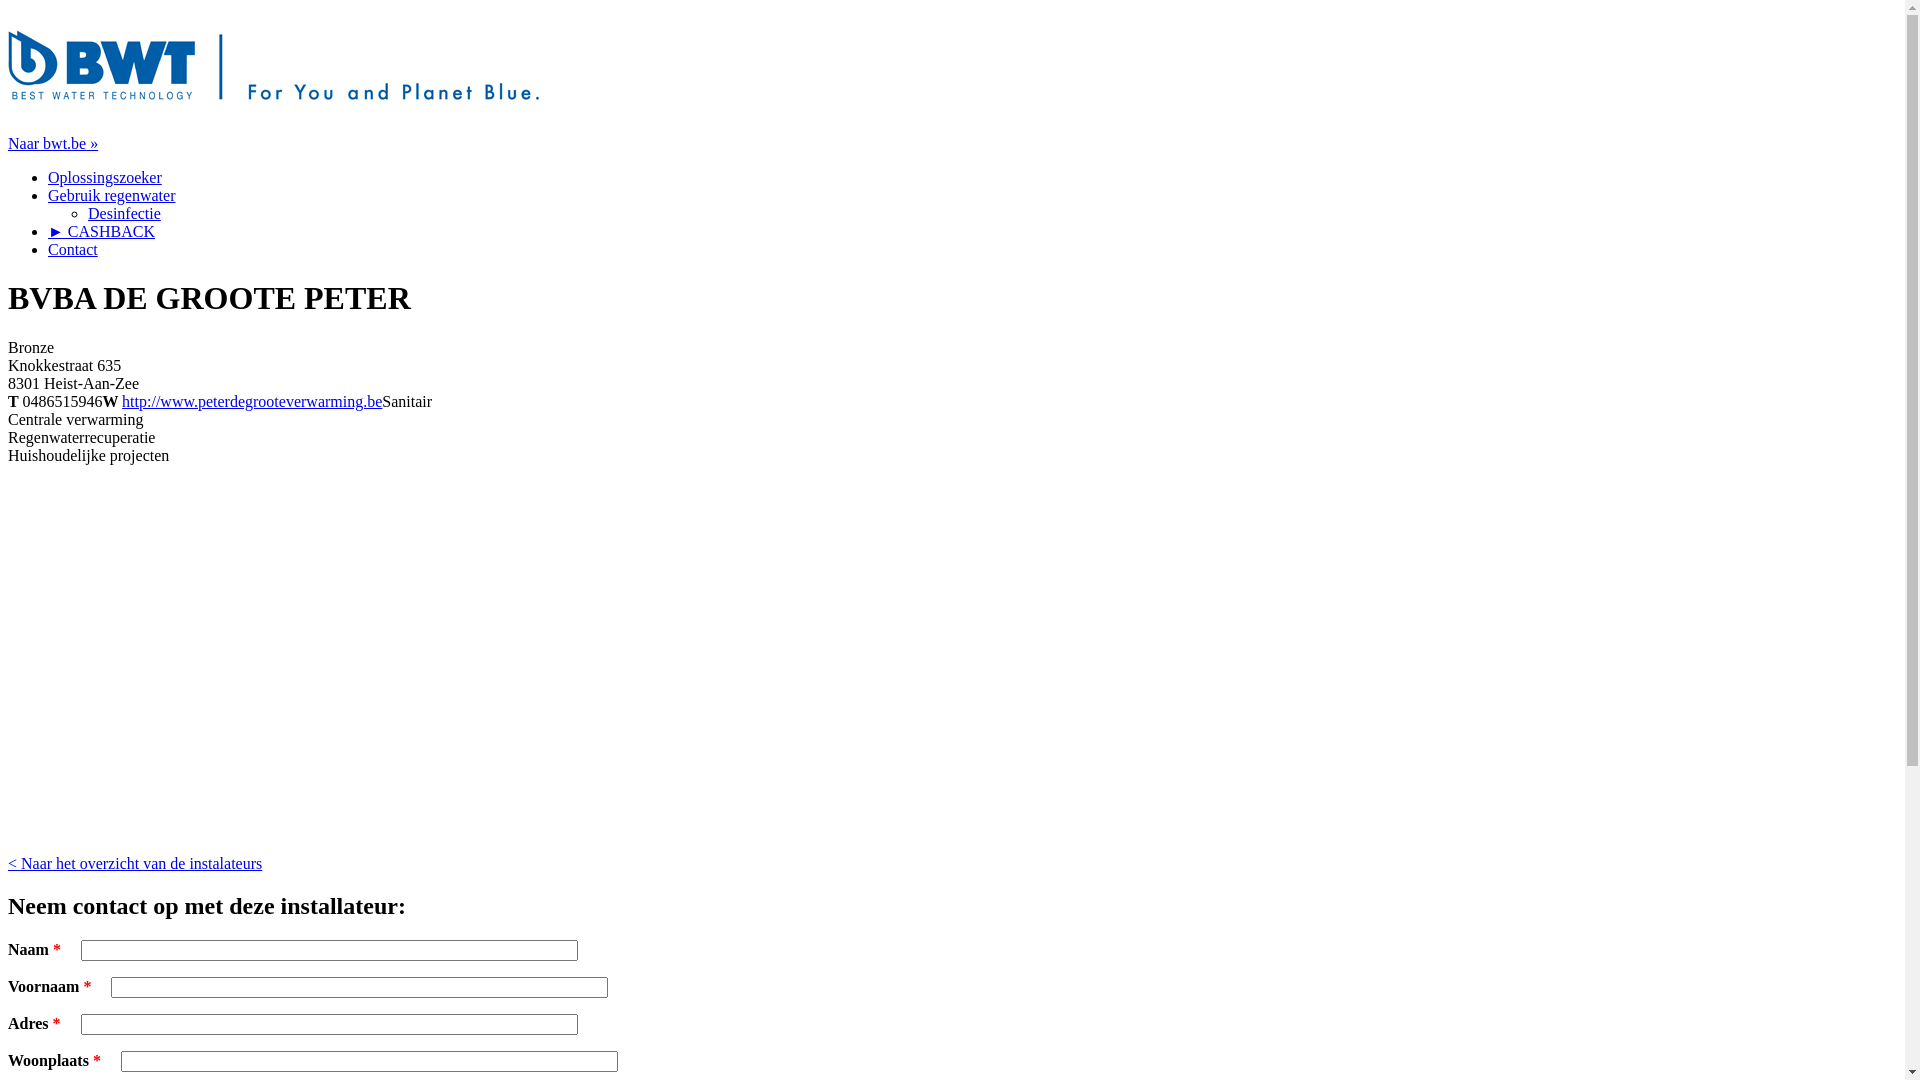 This screenshot has height=1080, width=1920. I want to click on 'Jump to navigation', so click(69, 16).